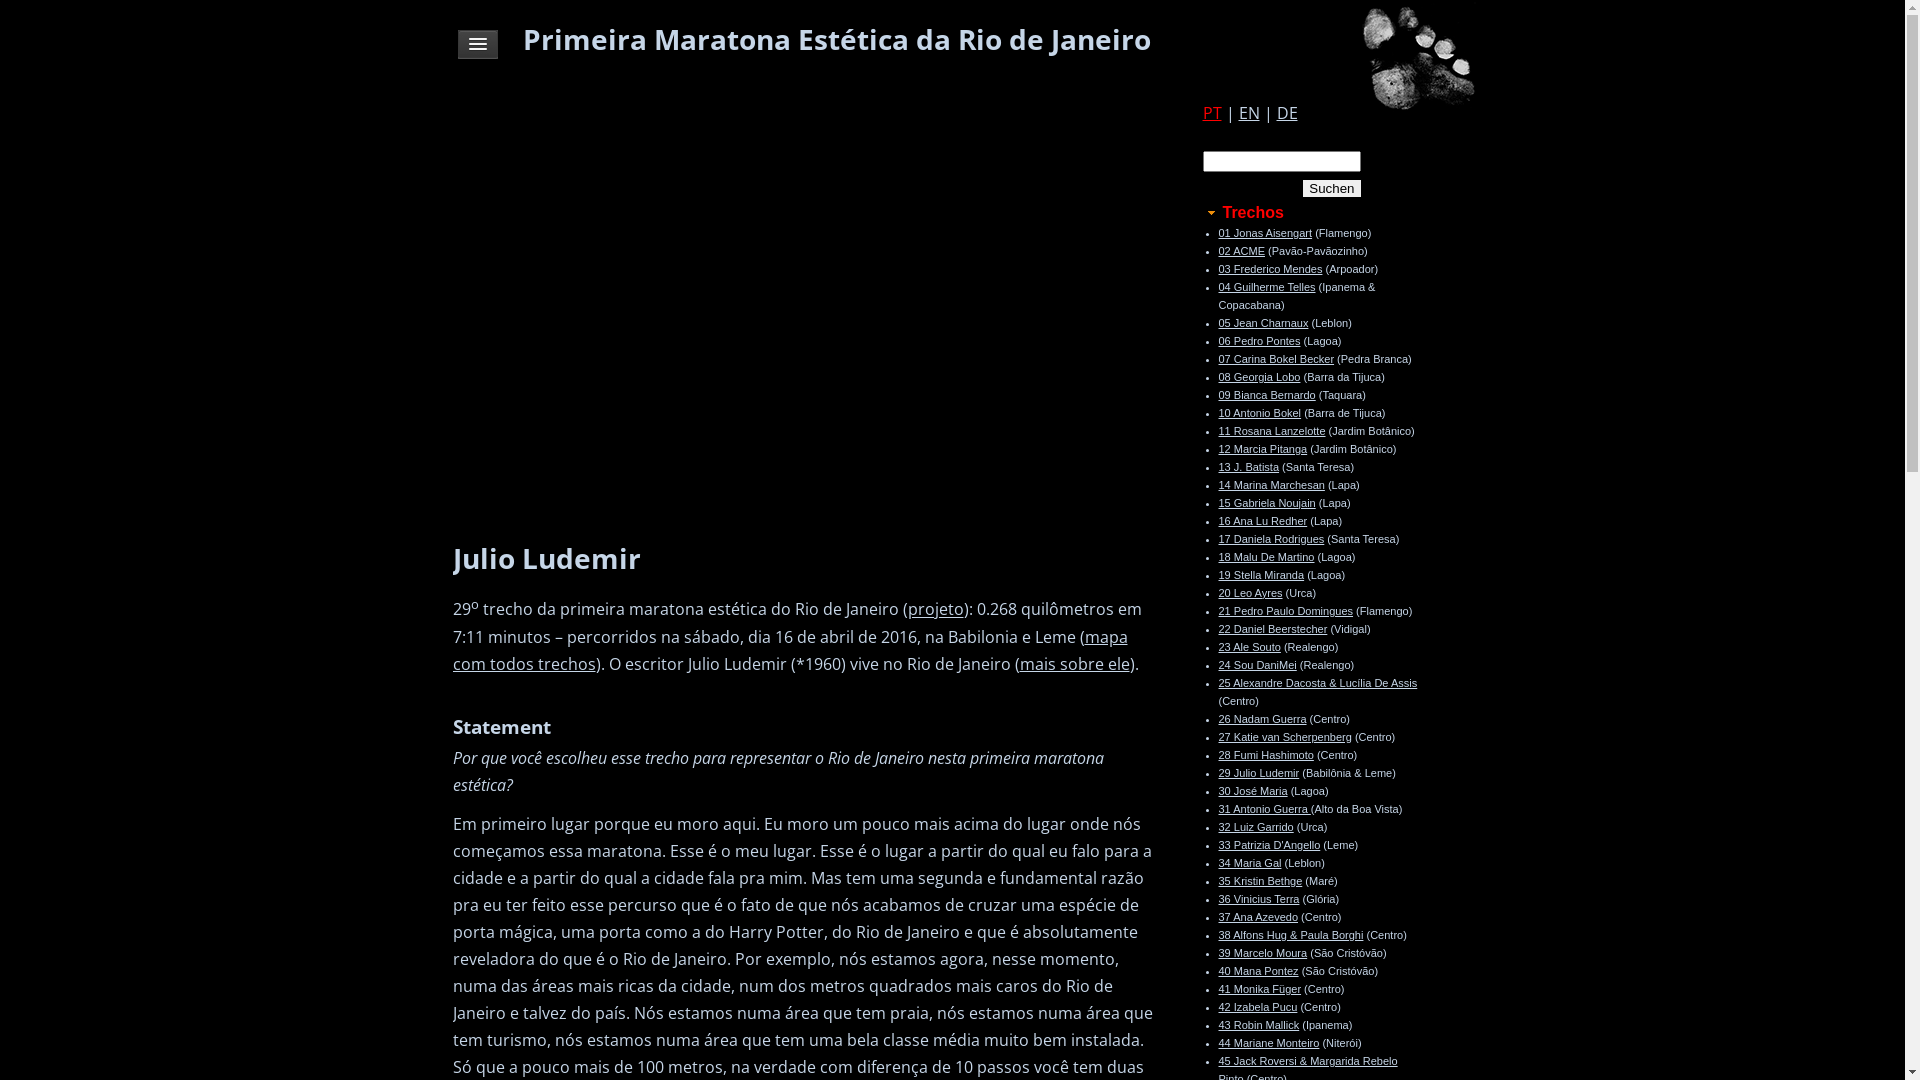  What do you see at coordinates (788, 650) in the screenshot?
I see `'mapa com todos trechos'` at bounding box center [788, 650].